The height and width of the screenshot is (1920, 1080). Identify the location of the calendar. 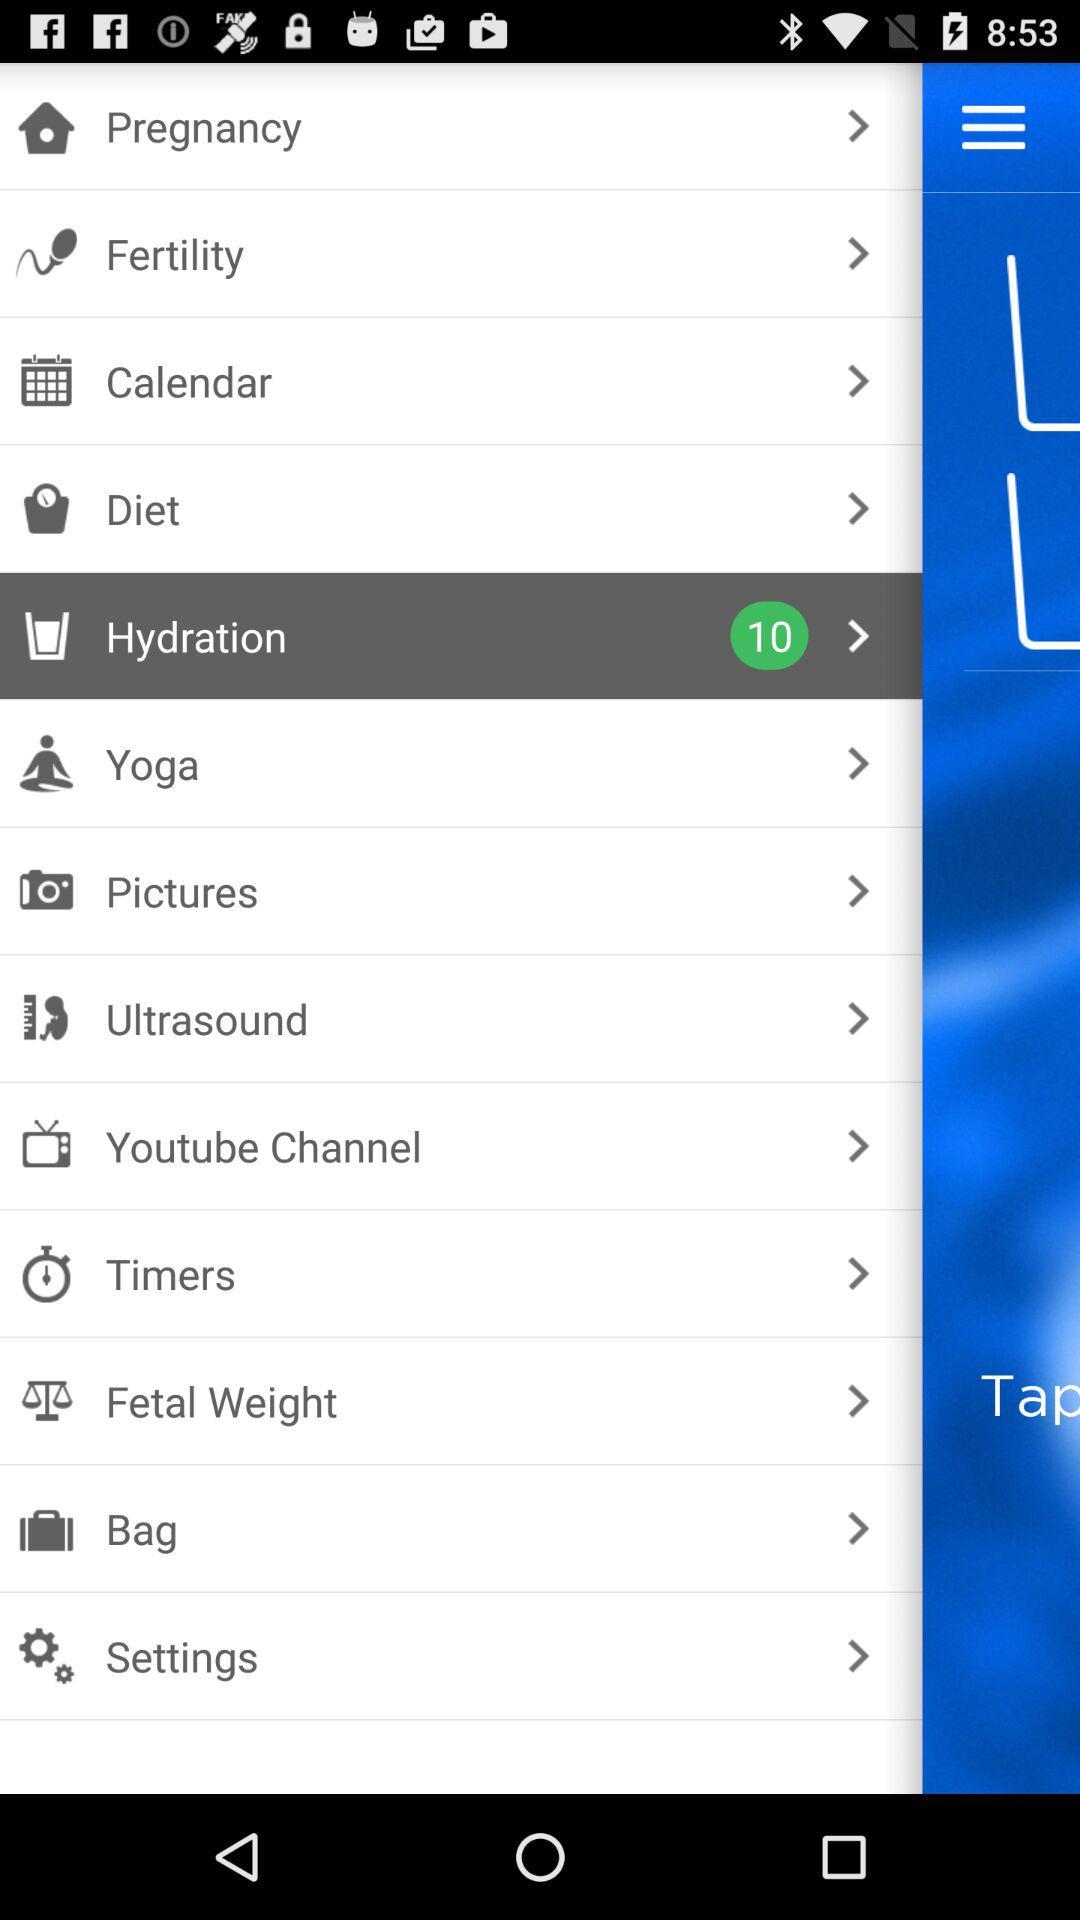
(457, 380).